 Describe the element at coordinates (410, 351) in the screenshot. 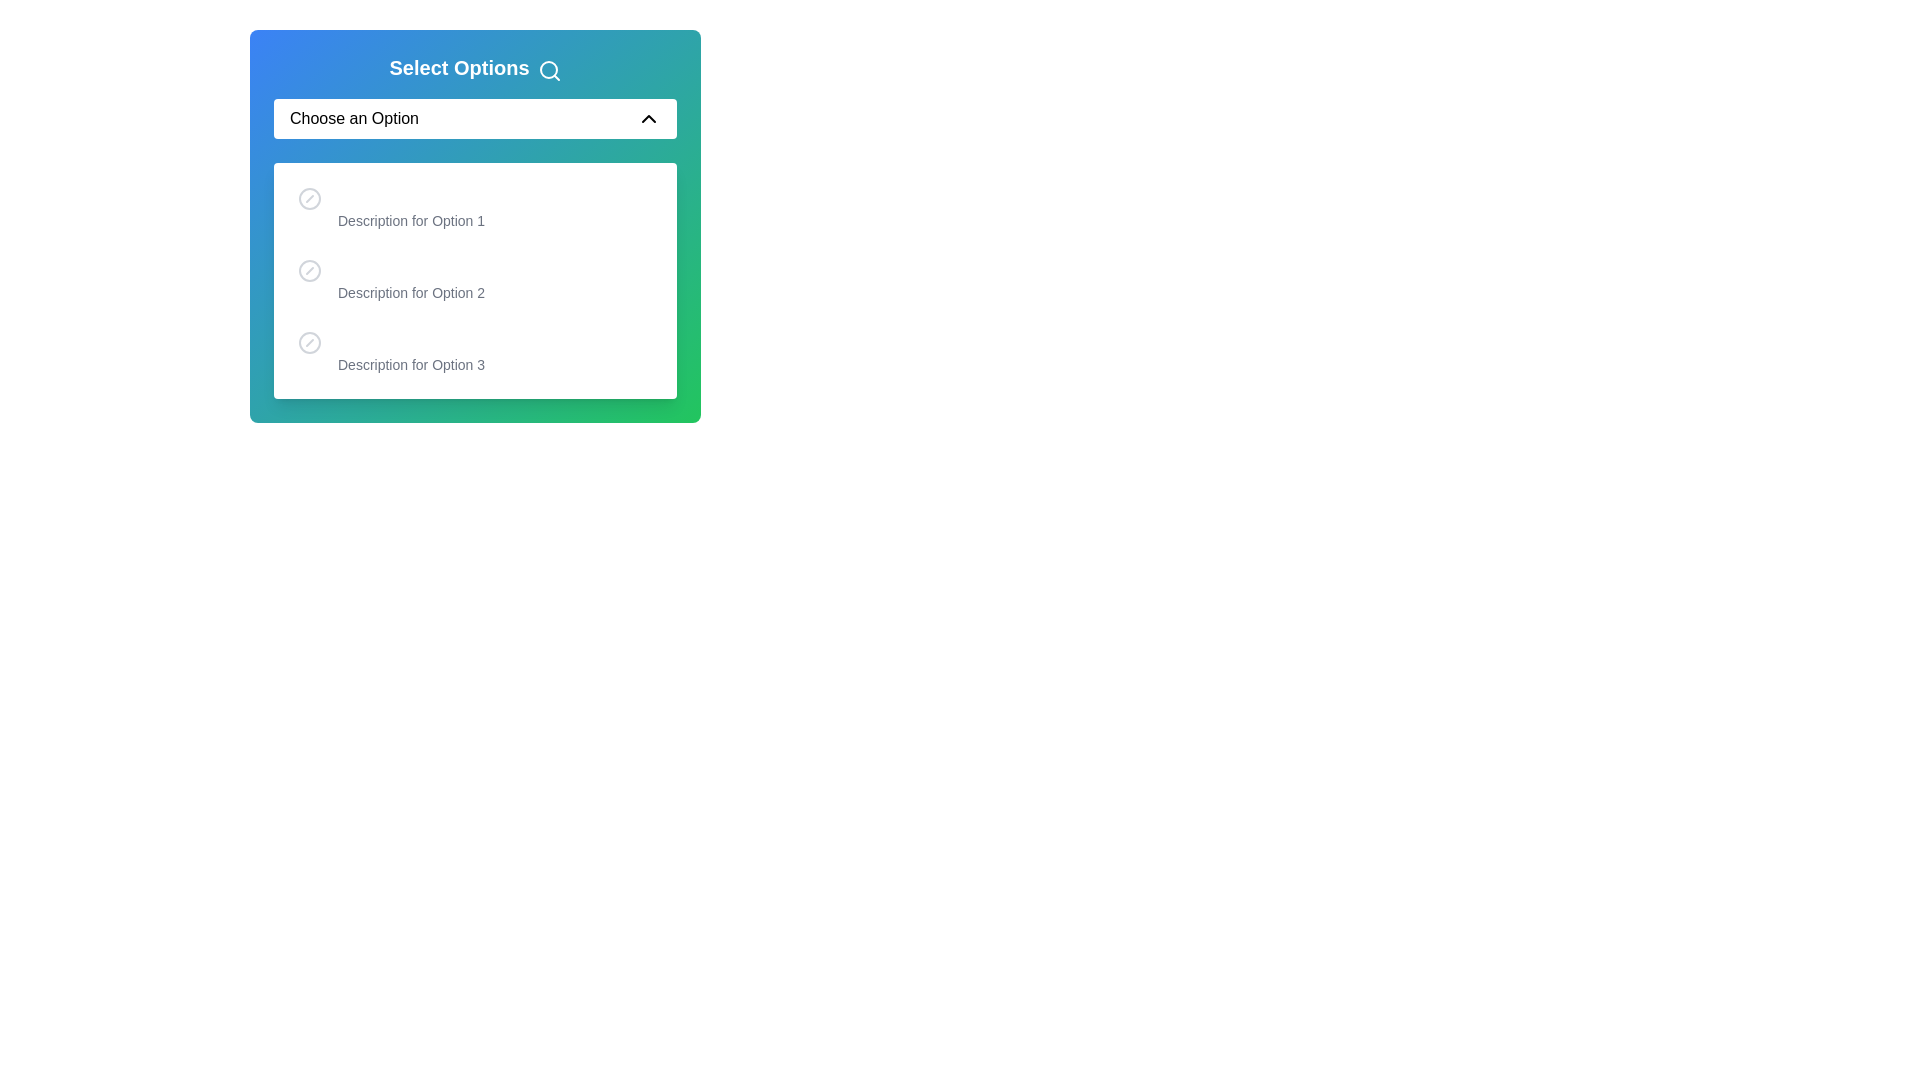

I see `the third option 'Option 3' in the dropdown menu` at that location.